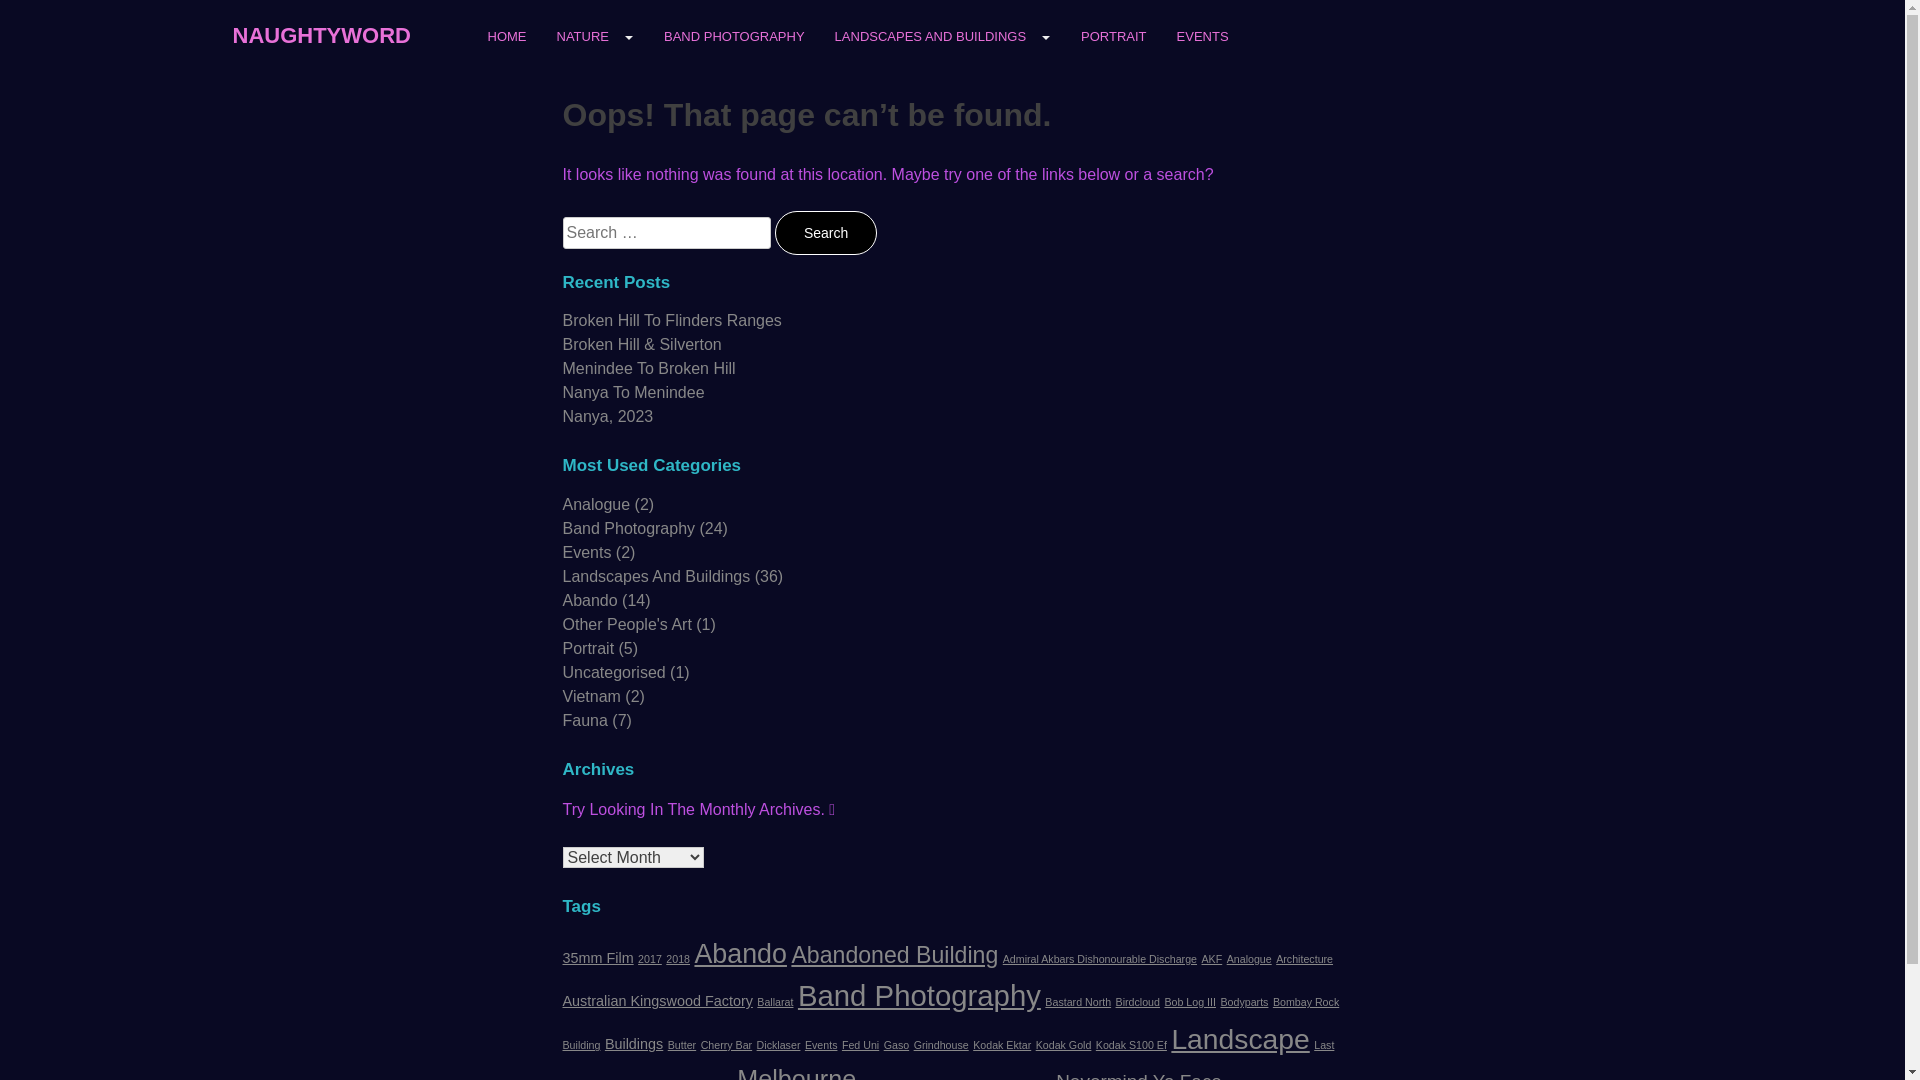 The width and height of the screenshot is (1920, 1080). I want to click on 'LANDSCAPES AND BUILDINGS', so click(941, 36).